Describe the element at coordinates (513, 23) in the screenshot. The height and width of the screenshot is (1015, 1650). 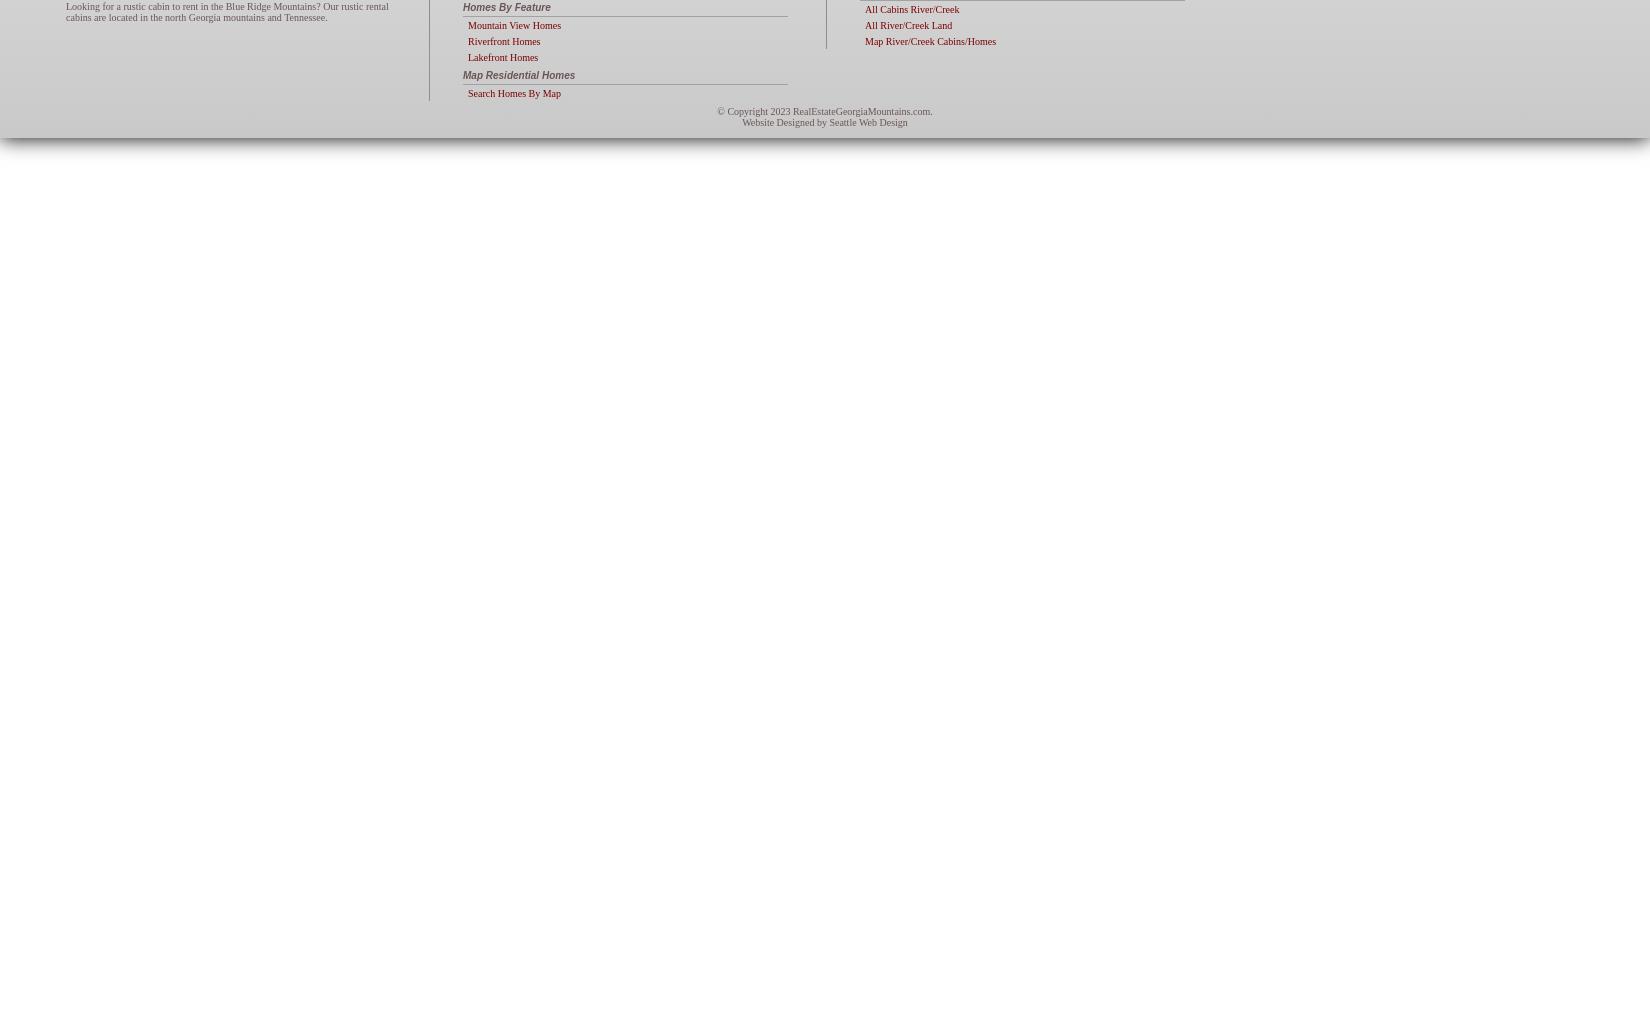
I see `'Mountain View Homes'` at that location.